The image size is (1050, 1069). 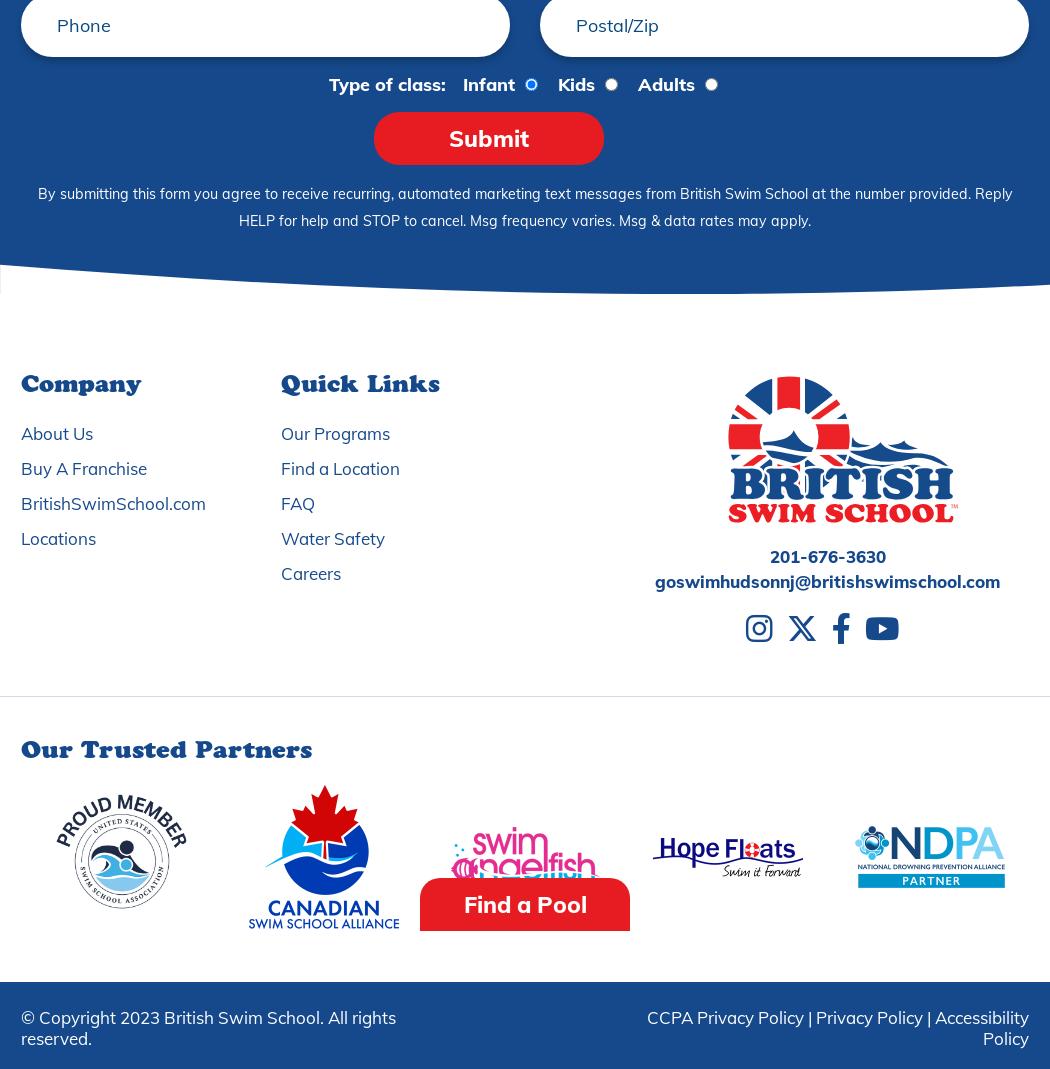 What do you see at coordinates (488, 83) in the screenshot?
I see `'Infant'` at bounding box center [488, 83].